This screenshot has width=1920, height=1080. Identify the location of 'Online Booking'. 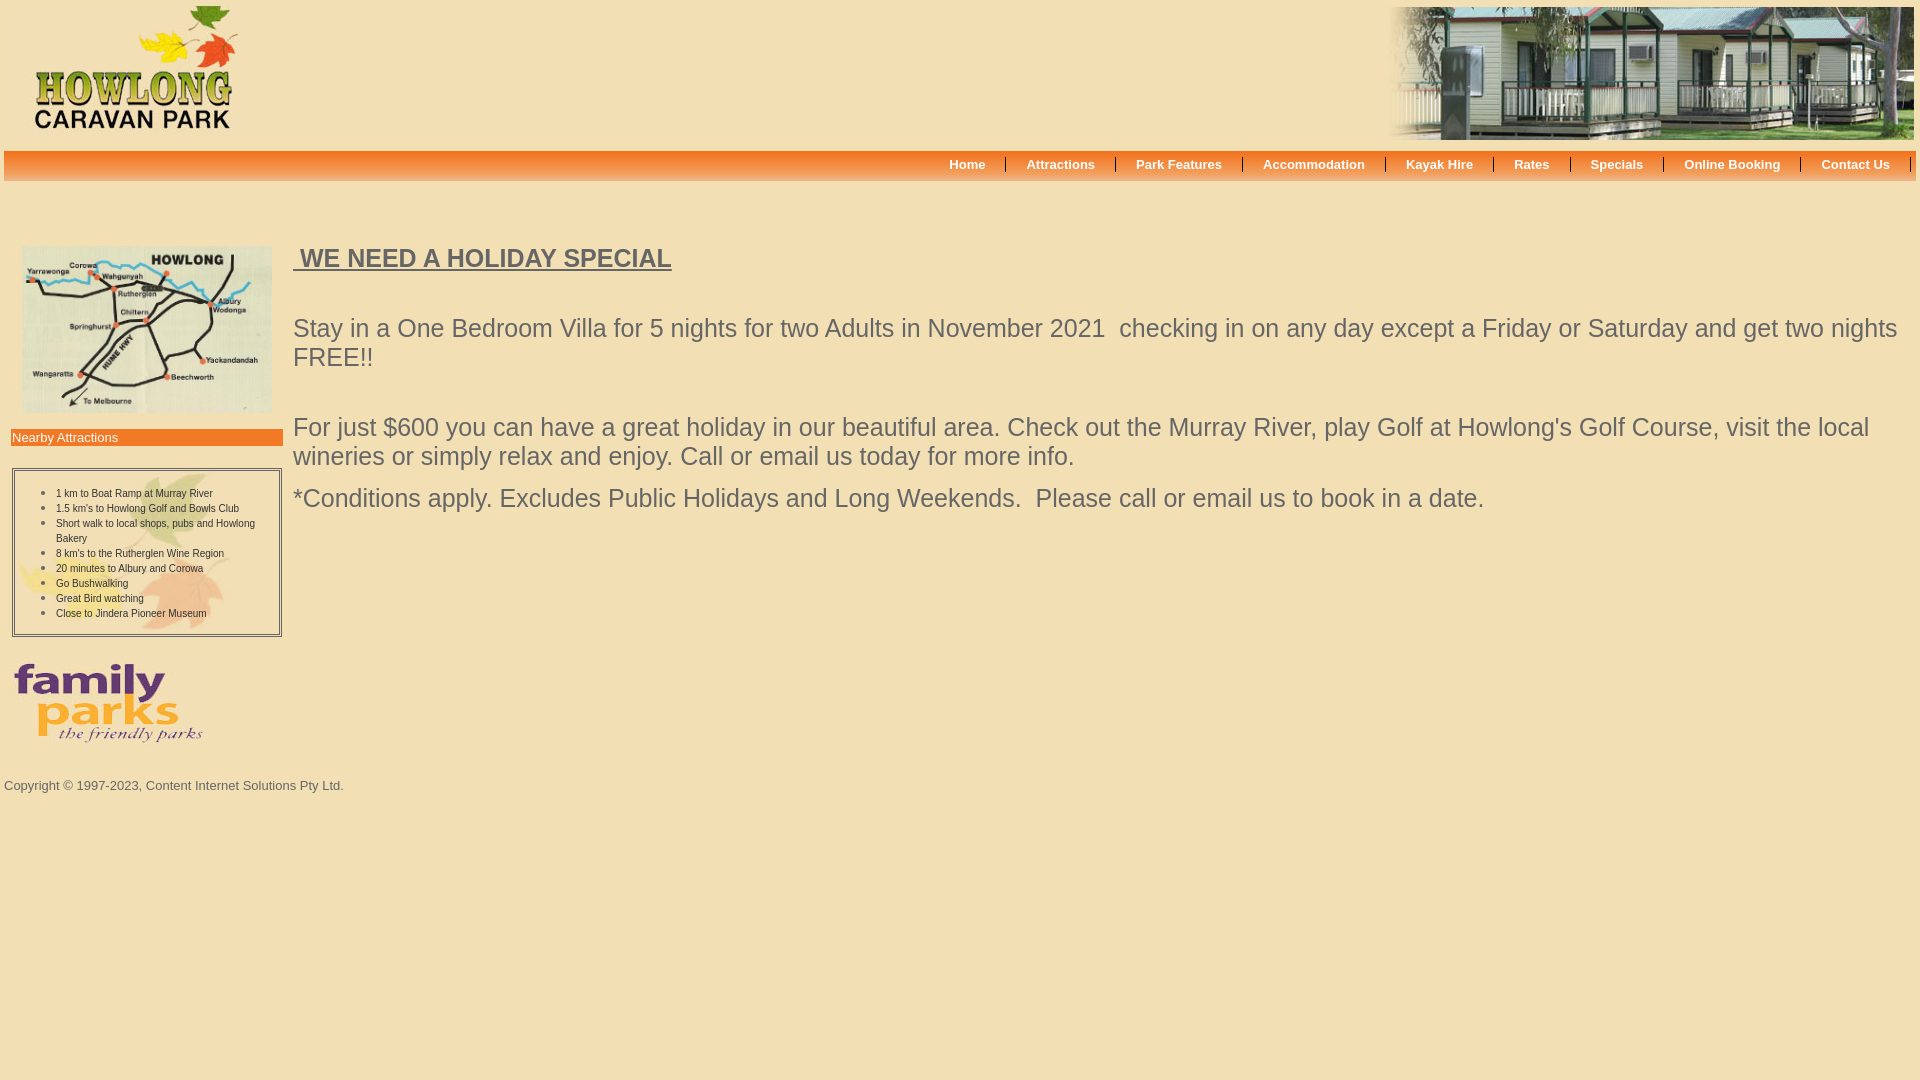
(1731, 163).